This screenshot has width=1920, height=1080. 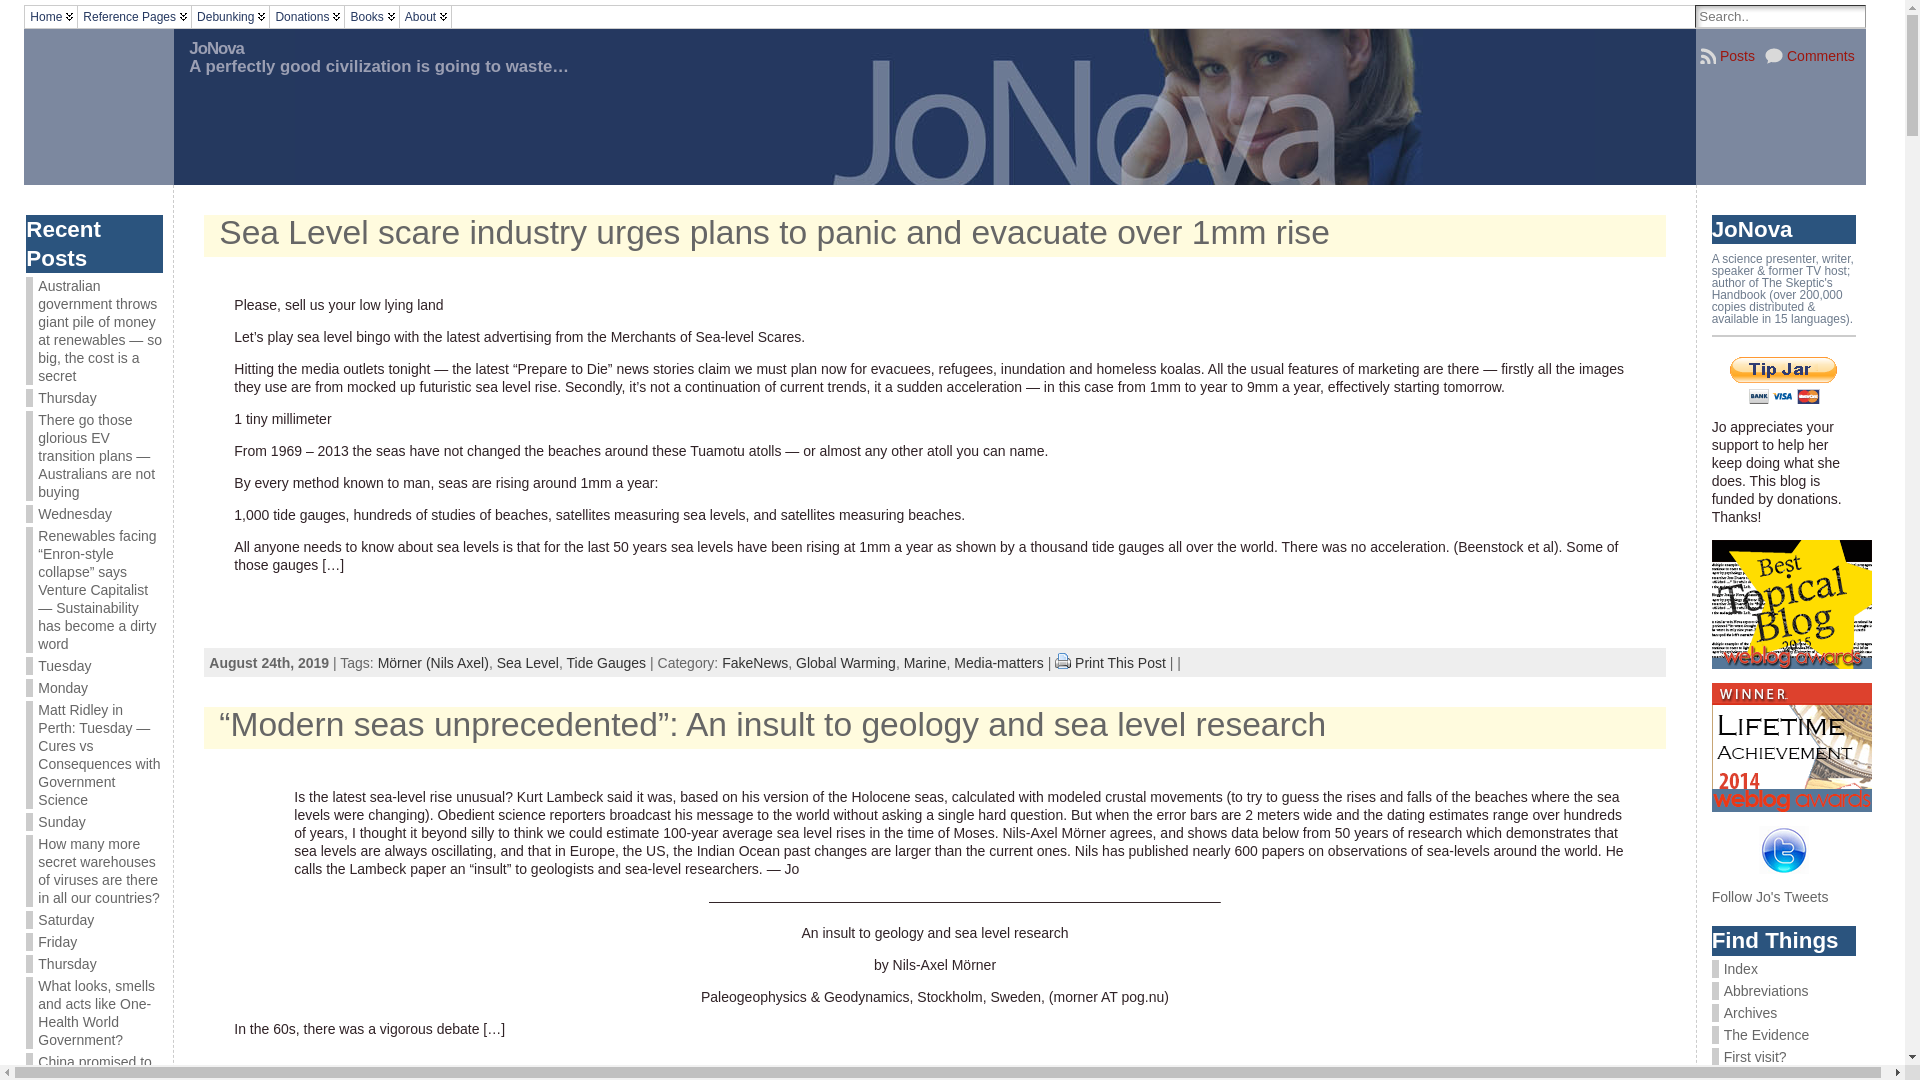 What do you see at coordinates (953, 663) in the screenshot?
I see `'Media-matters'` at bounding box center [953, 663].